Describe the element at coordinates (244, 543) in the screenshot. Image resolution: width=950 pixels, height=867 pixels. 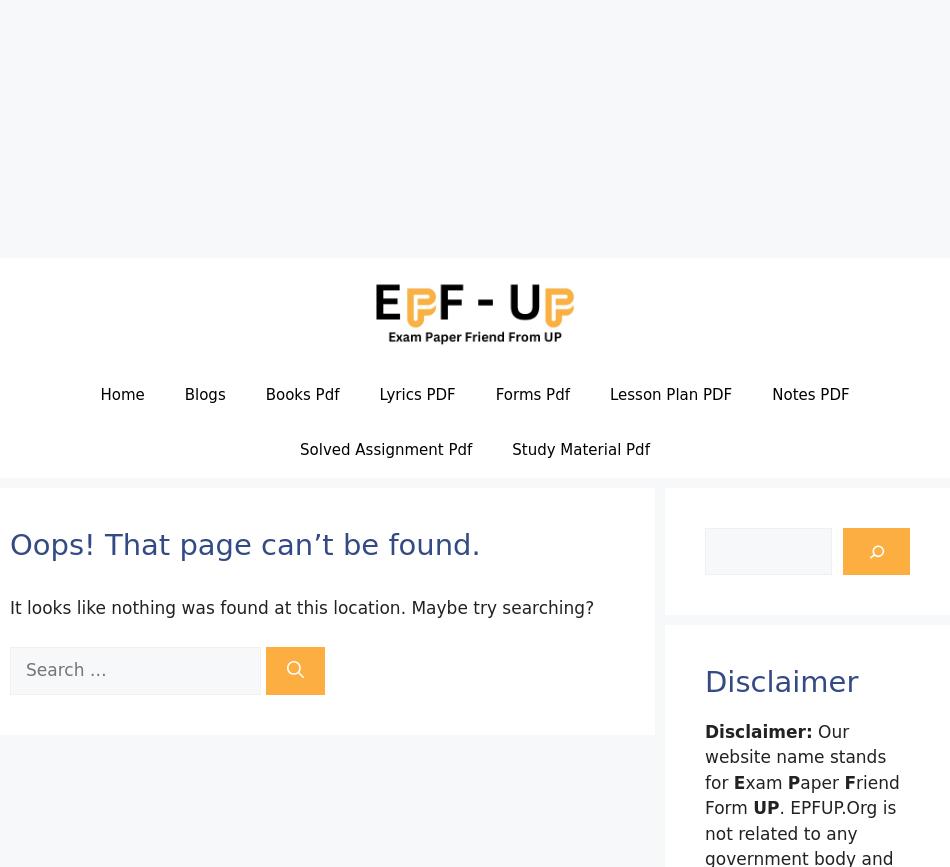
I see `'Oops! That page can’t be found.'` at that location.